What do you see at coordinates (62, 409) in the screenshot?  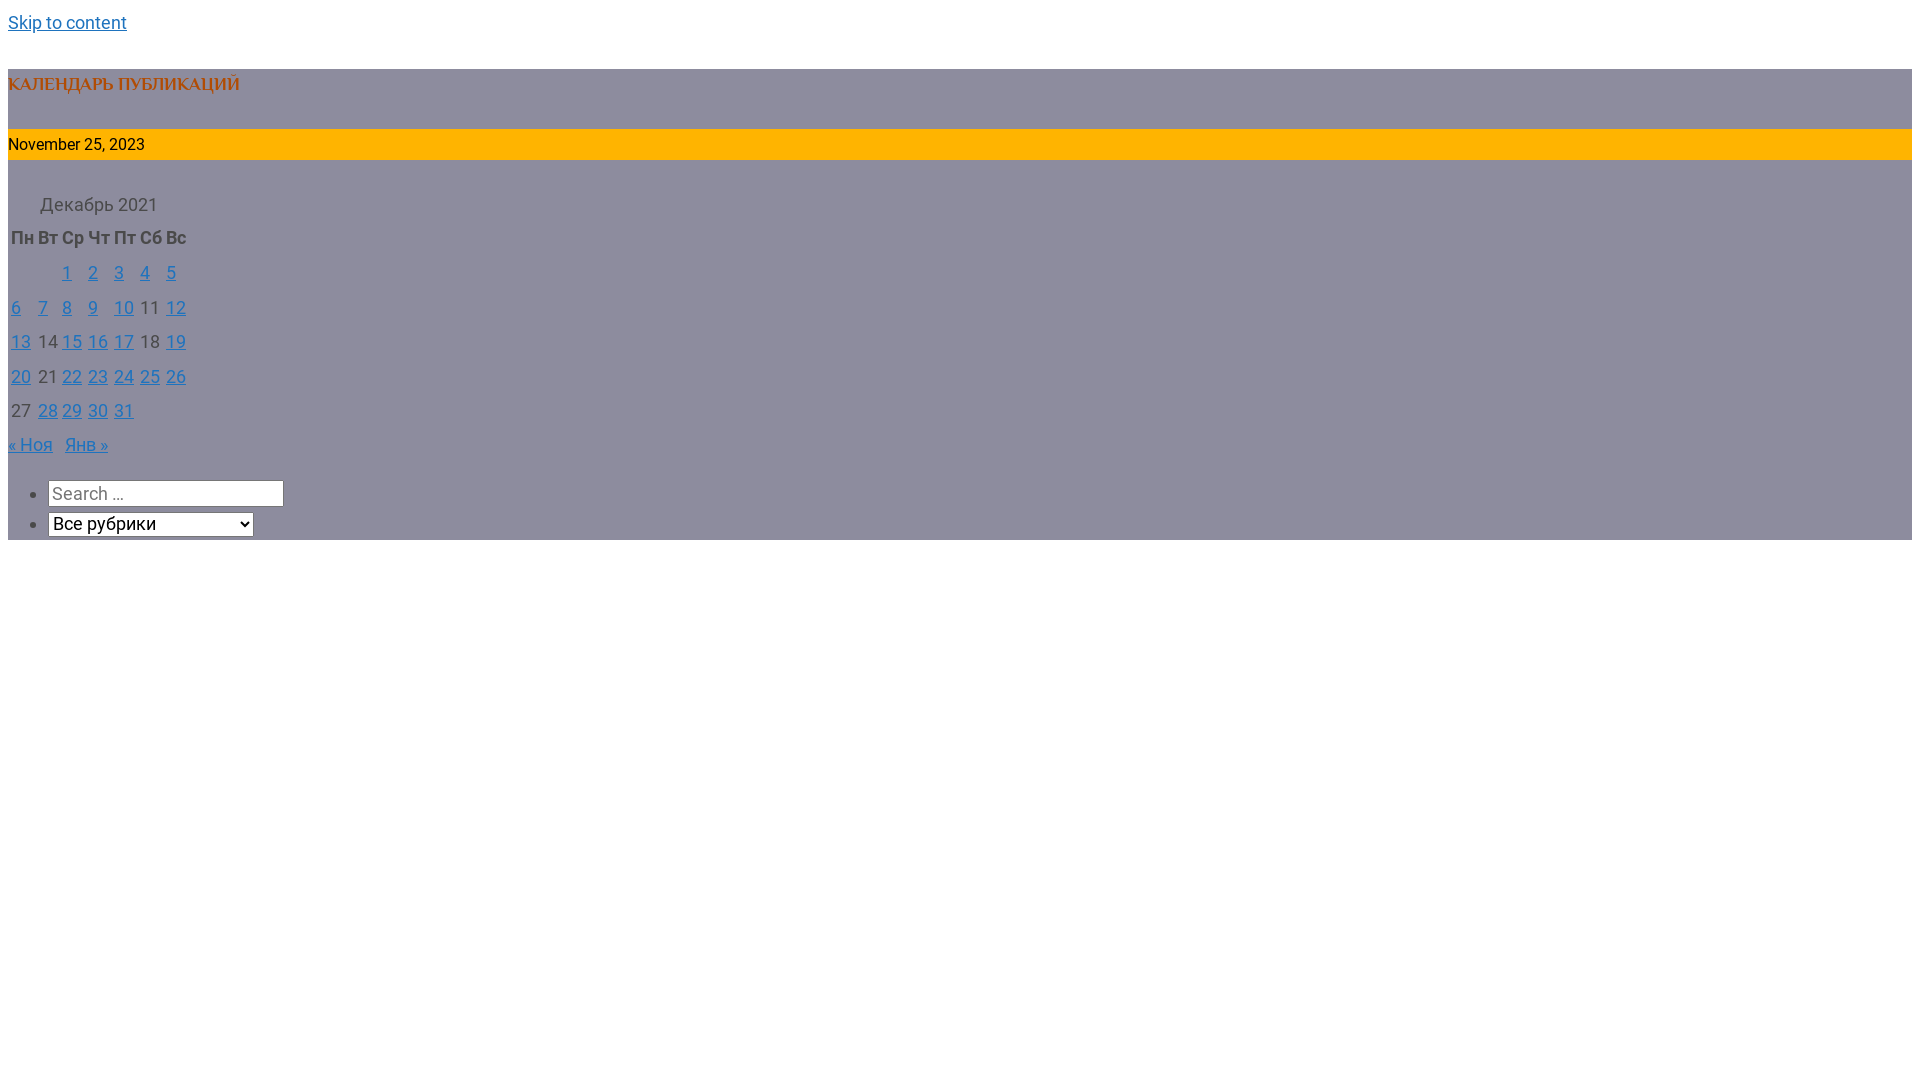 I see `'29'` at bounding box center [62, 409].